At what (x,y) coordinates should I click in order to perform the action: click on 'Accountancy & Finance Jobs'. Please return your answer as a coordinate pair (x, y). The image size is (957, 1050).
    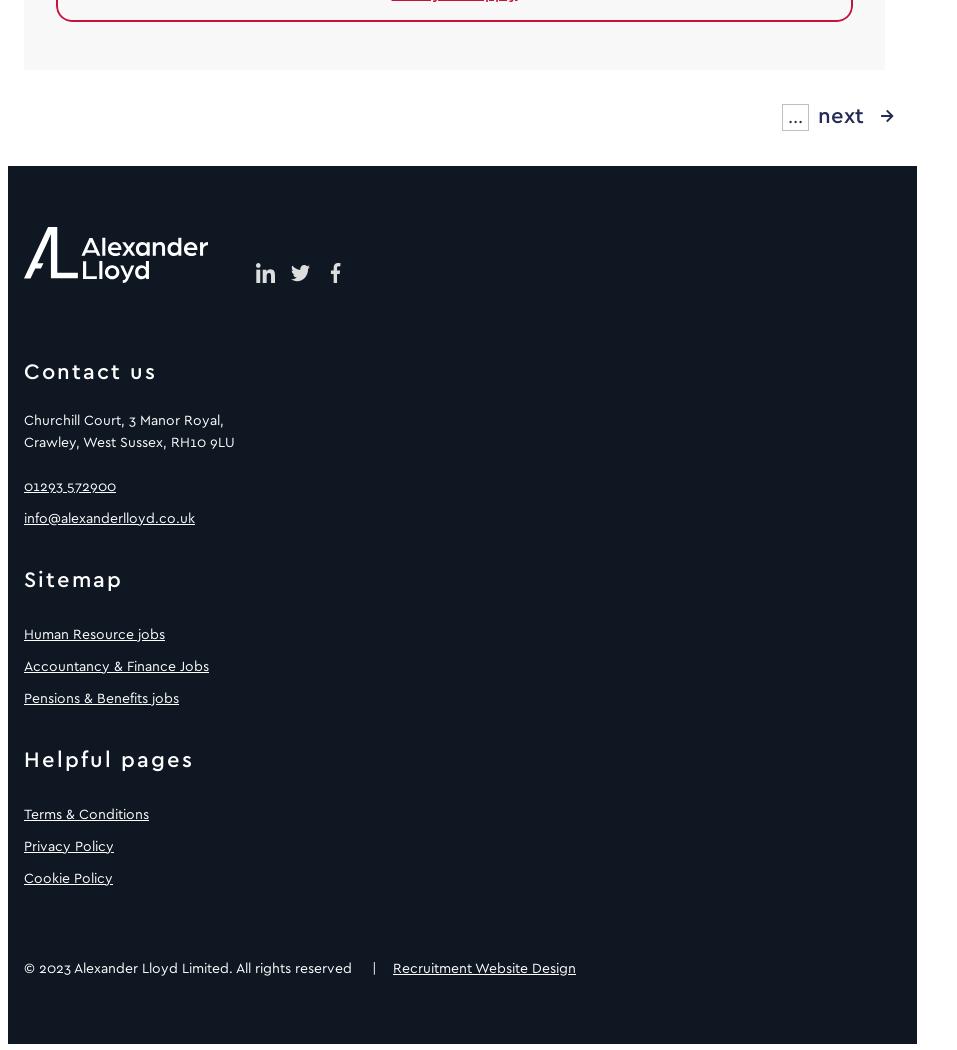
    Looking at the image, I should click on (116, 665).